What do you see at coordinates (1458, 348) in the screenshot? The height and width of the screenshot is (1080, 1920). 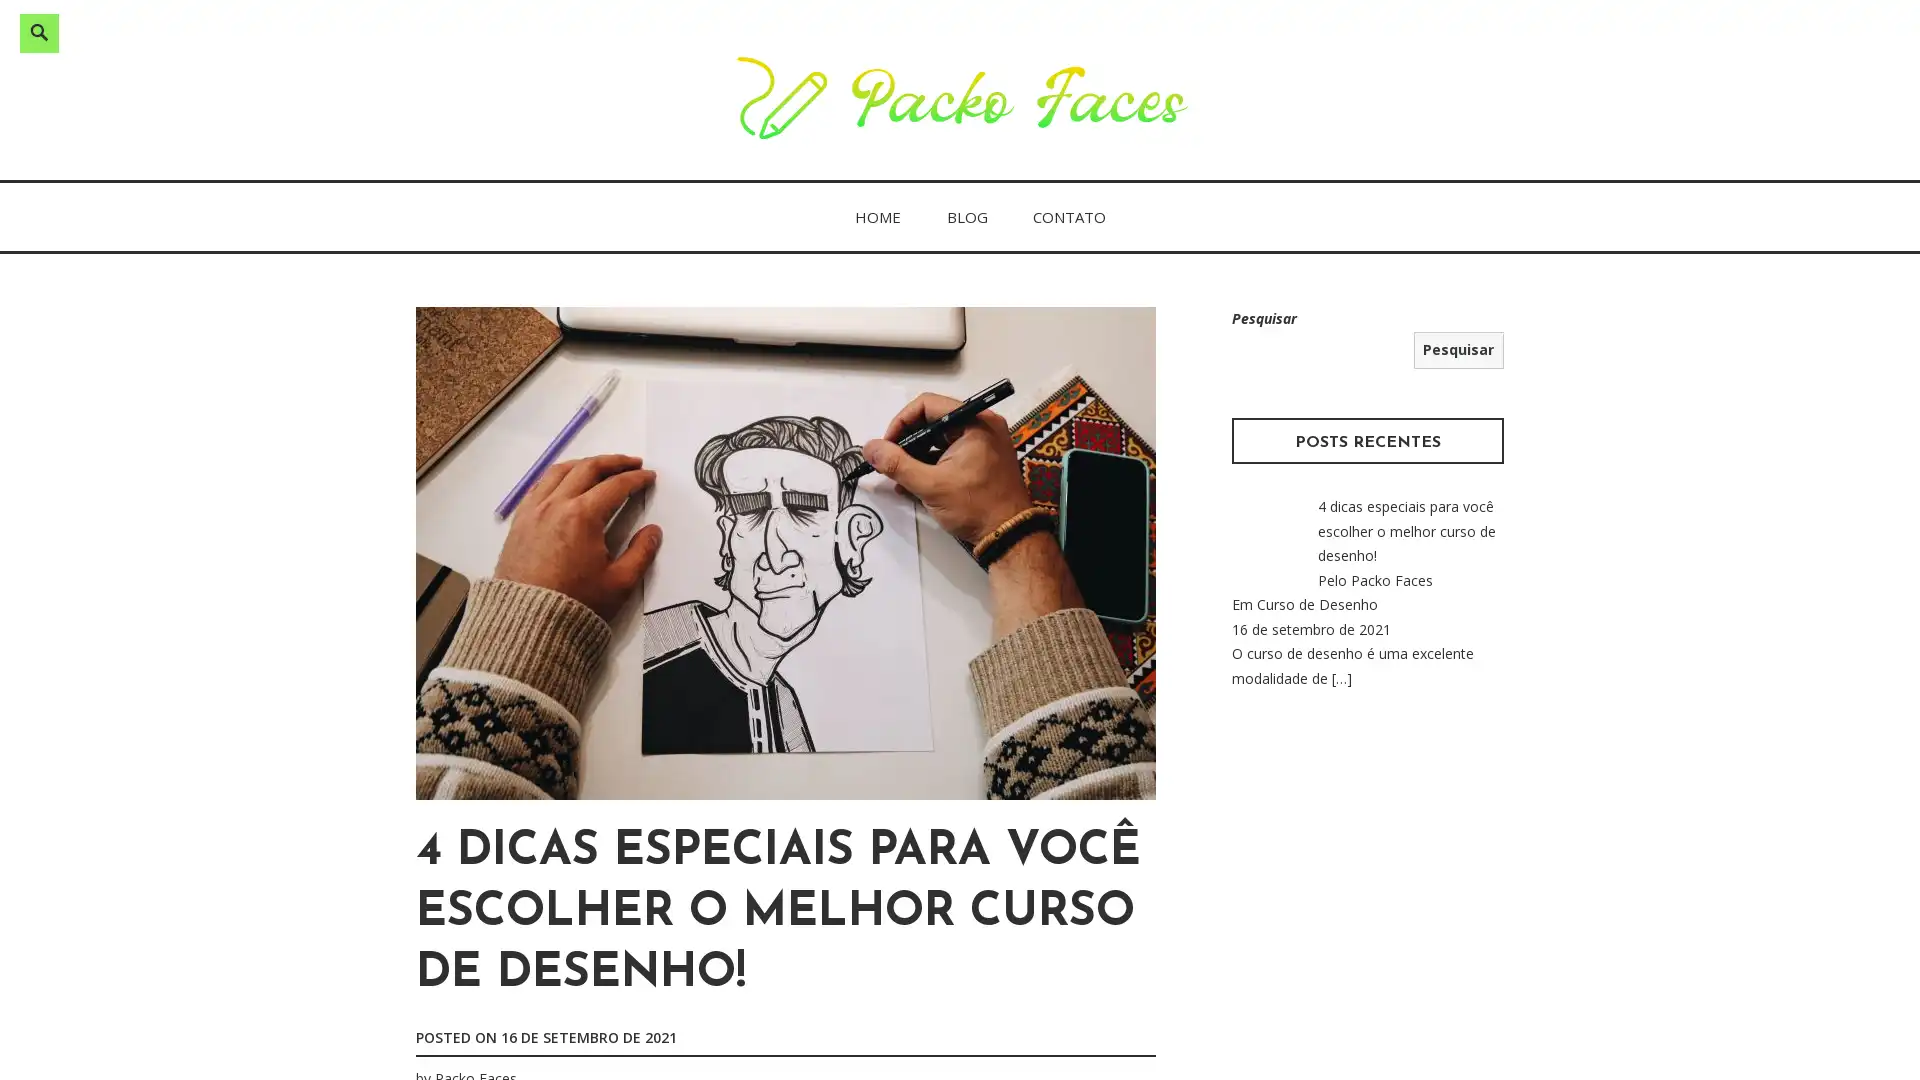 I see `Pesquisar` at bounding box center [1458, 348].